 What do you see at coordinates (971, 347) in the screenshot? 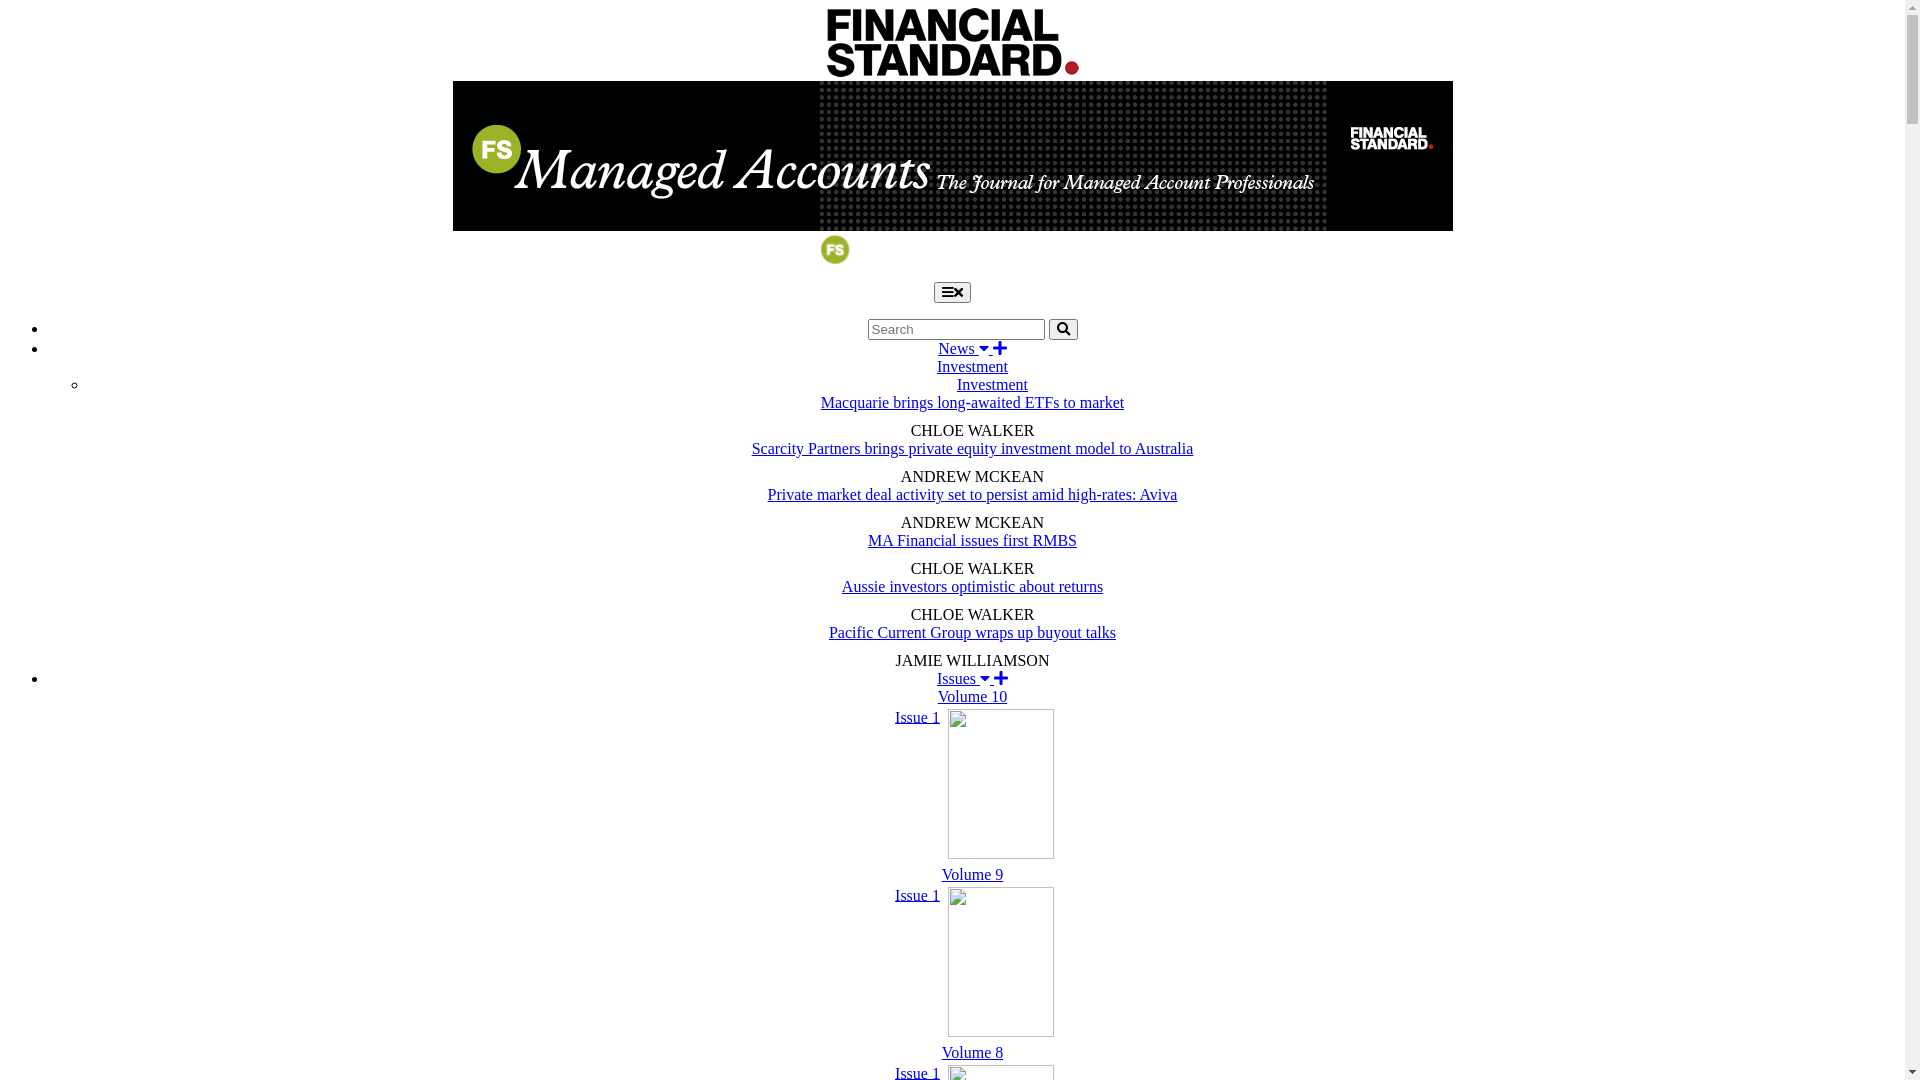
I see `'News'` at bounding box center [971, 347].